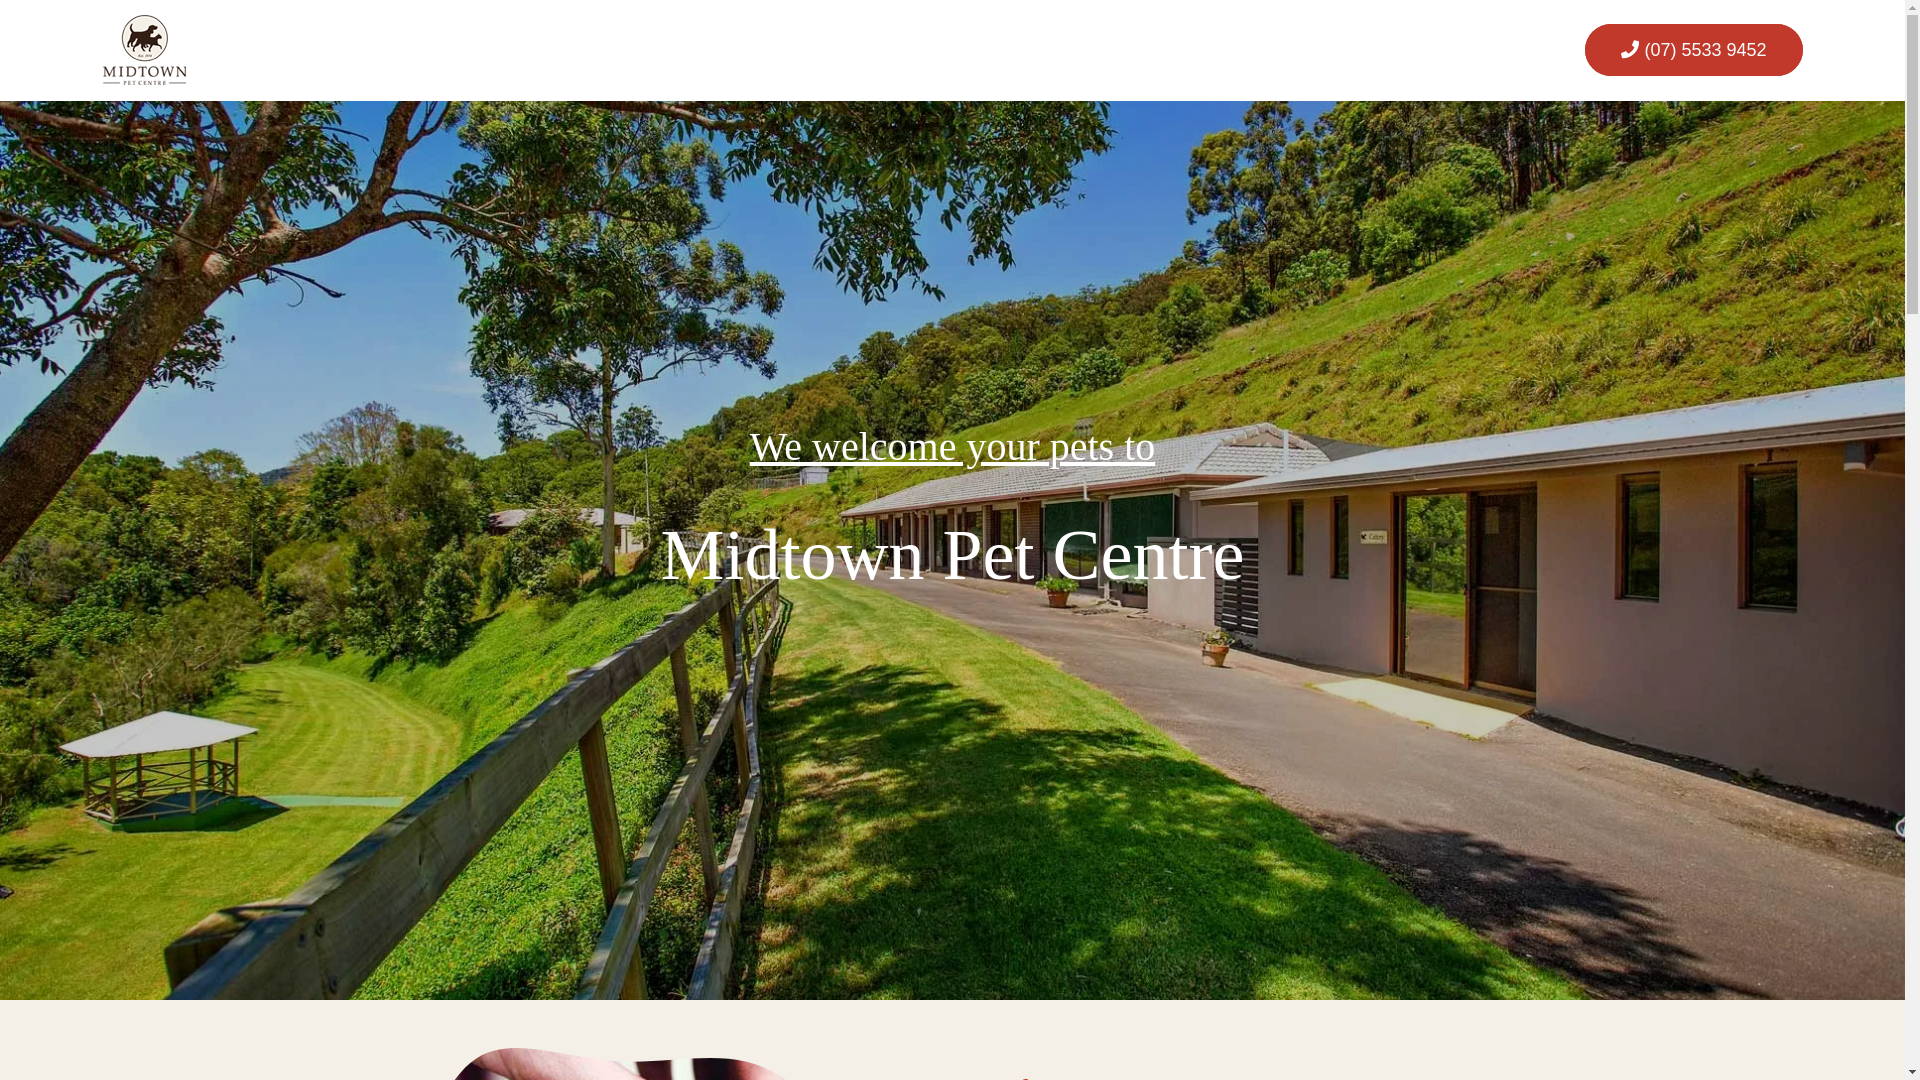  I want to click on '(07) 5533 9452', so click(1692, 49).